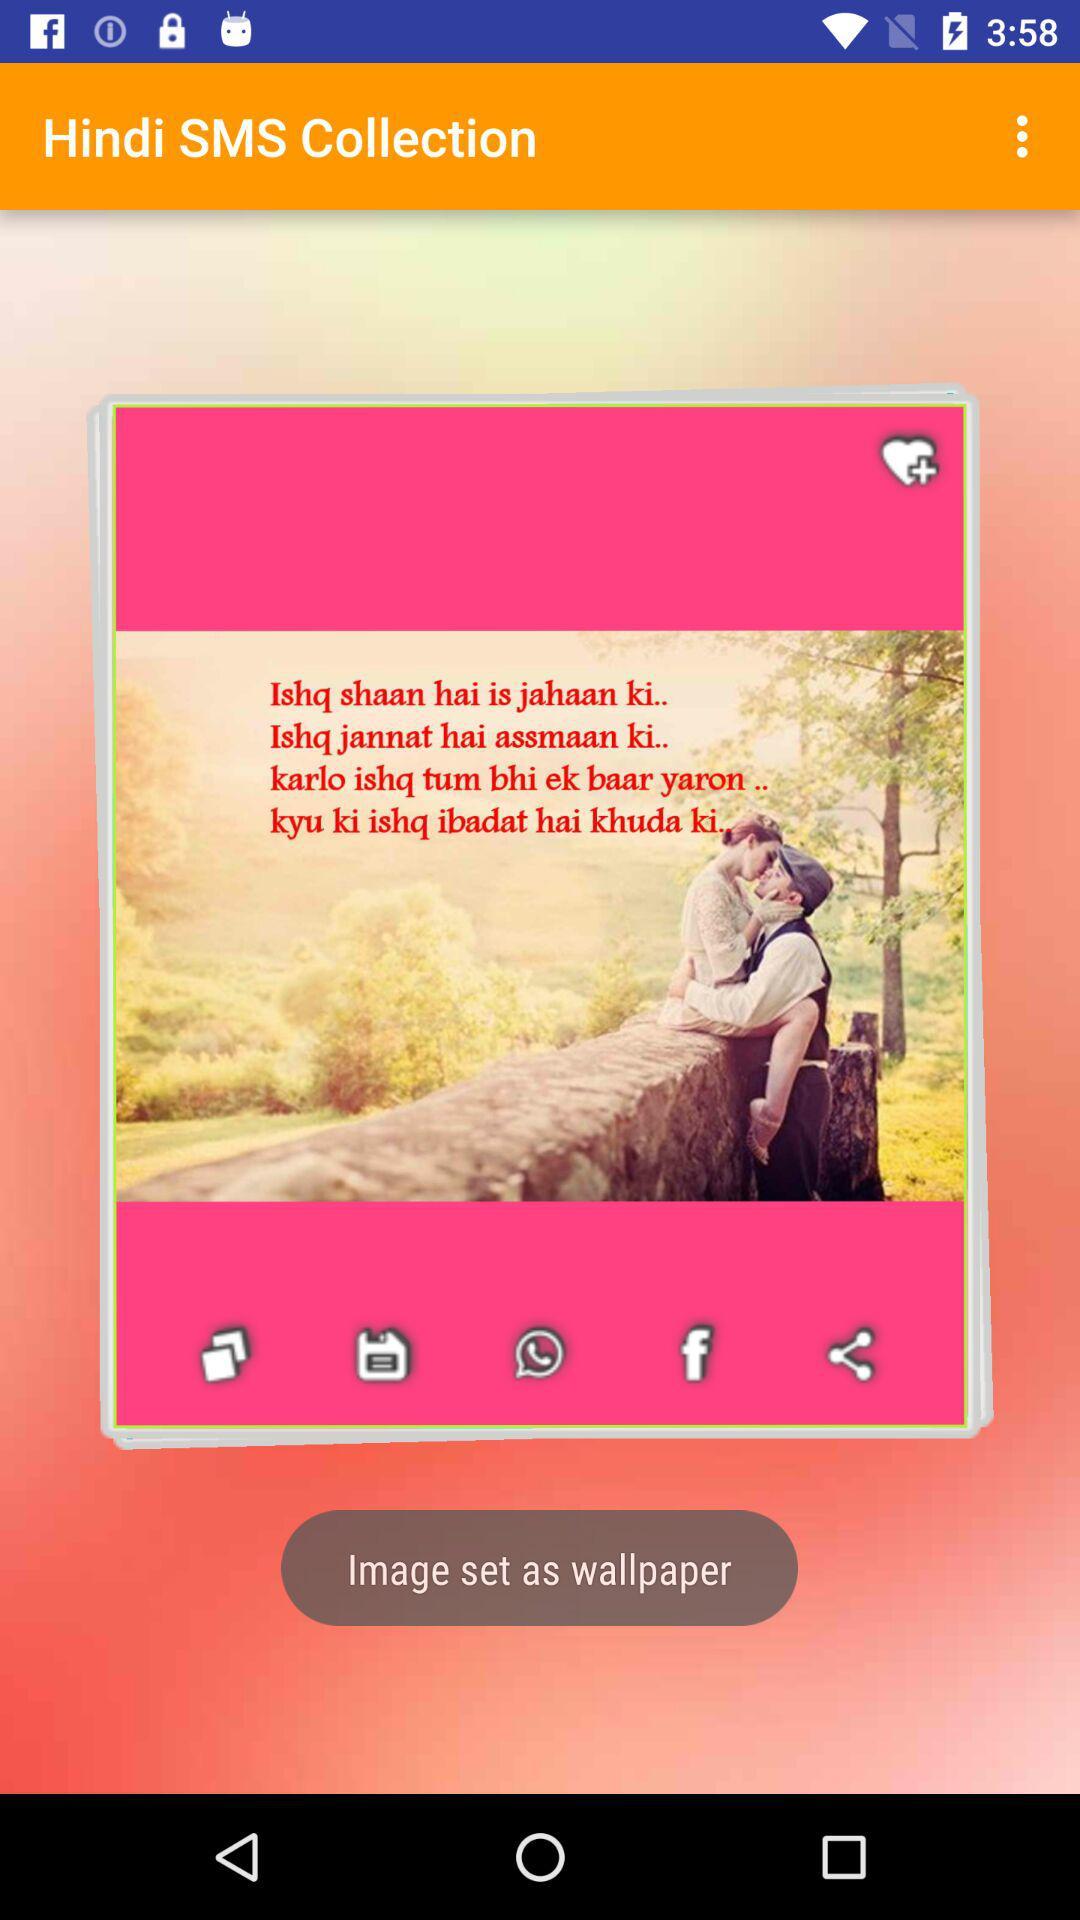 This screenshot has width=1080, height=1920. Describe the element at coordinates (864, 1345) in the screenshot. I see `the share icon` at that location.